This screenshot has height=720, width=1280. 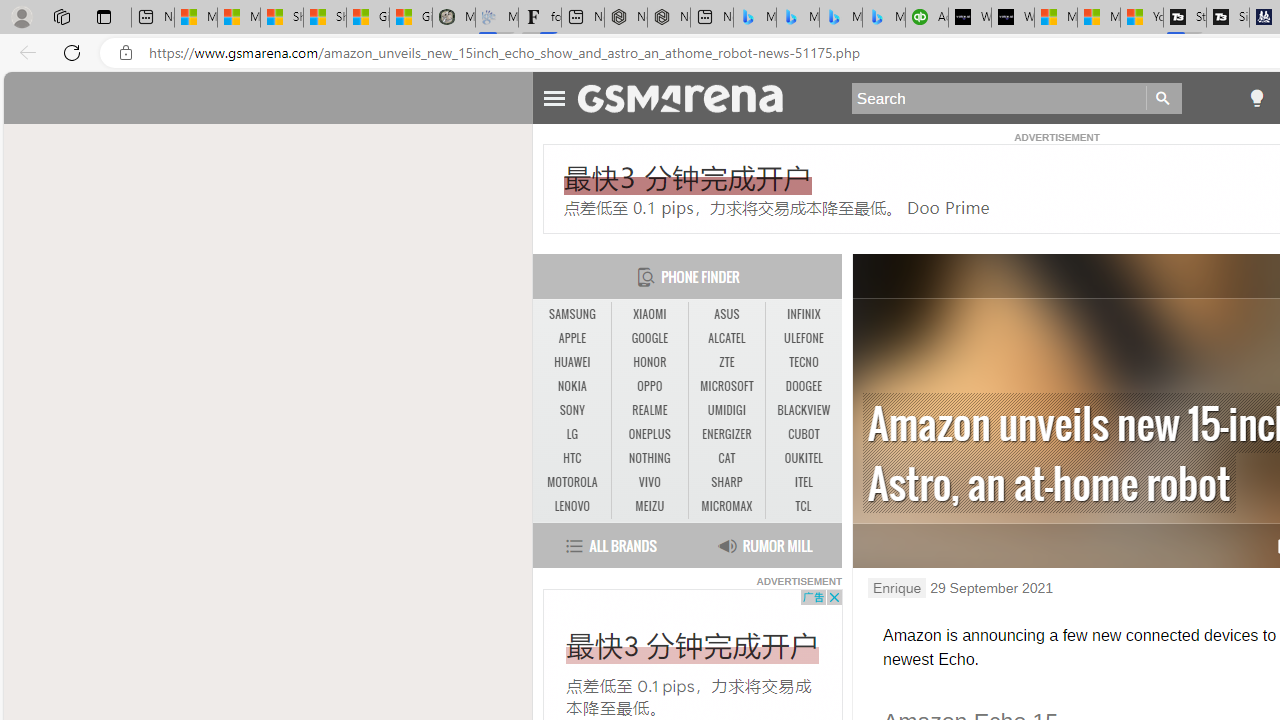 What do you see at coordinates (452, 17) in the screenshot?
I see `'Manatee Mortality Statistics | FWC'` at bounding box center [452, 17].